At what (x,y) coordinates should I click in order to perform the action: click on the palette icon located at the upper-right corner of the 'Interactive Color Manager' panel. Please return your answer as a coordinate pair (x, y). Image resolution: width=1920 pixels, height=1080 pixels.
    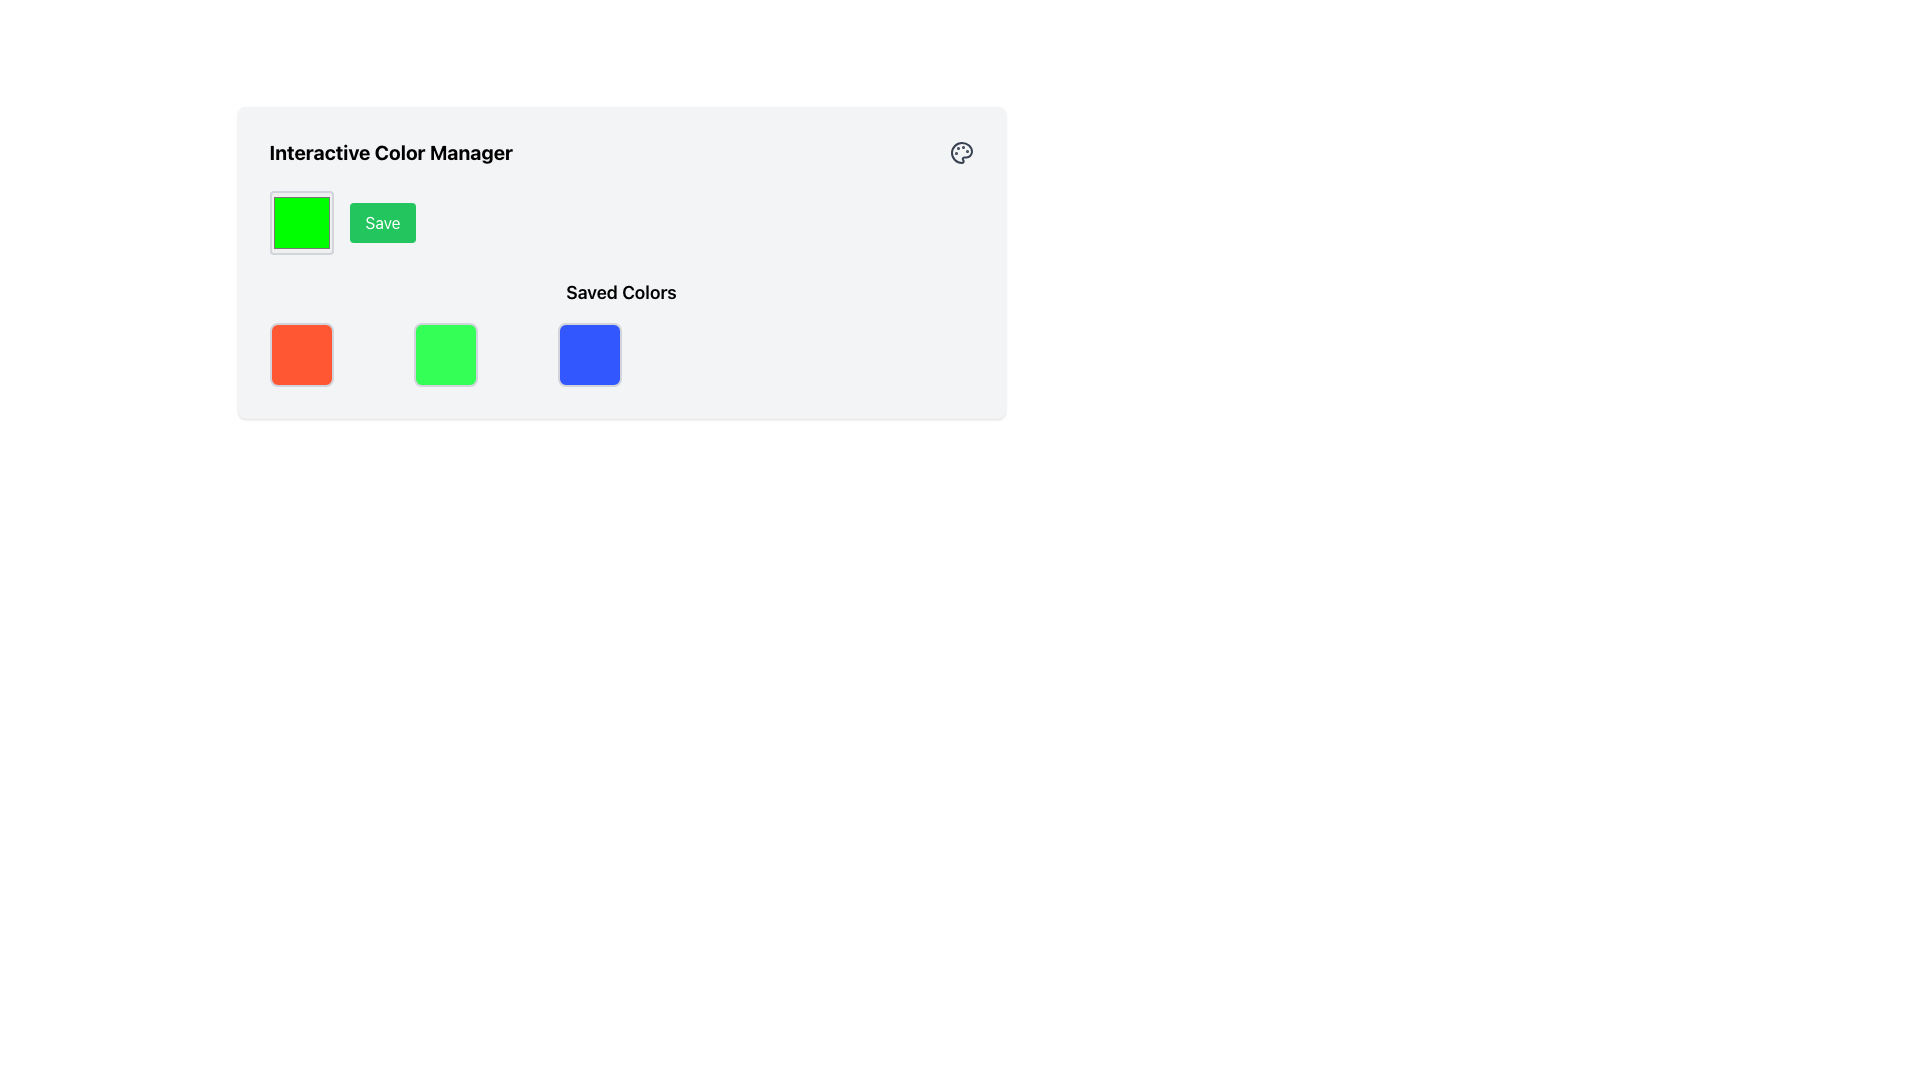
    Looking at the image, I should click on (961, 152).